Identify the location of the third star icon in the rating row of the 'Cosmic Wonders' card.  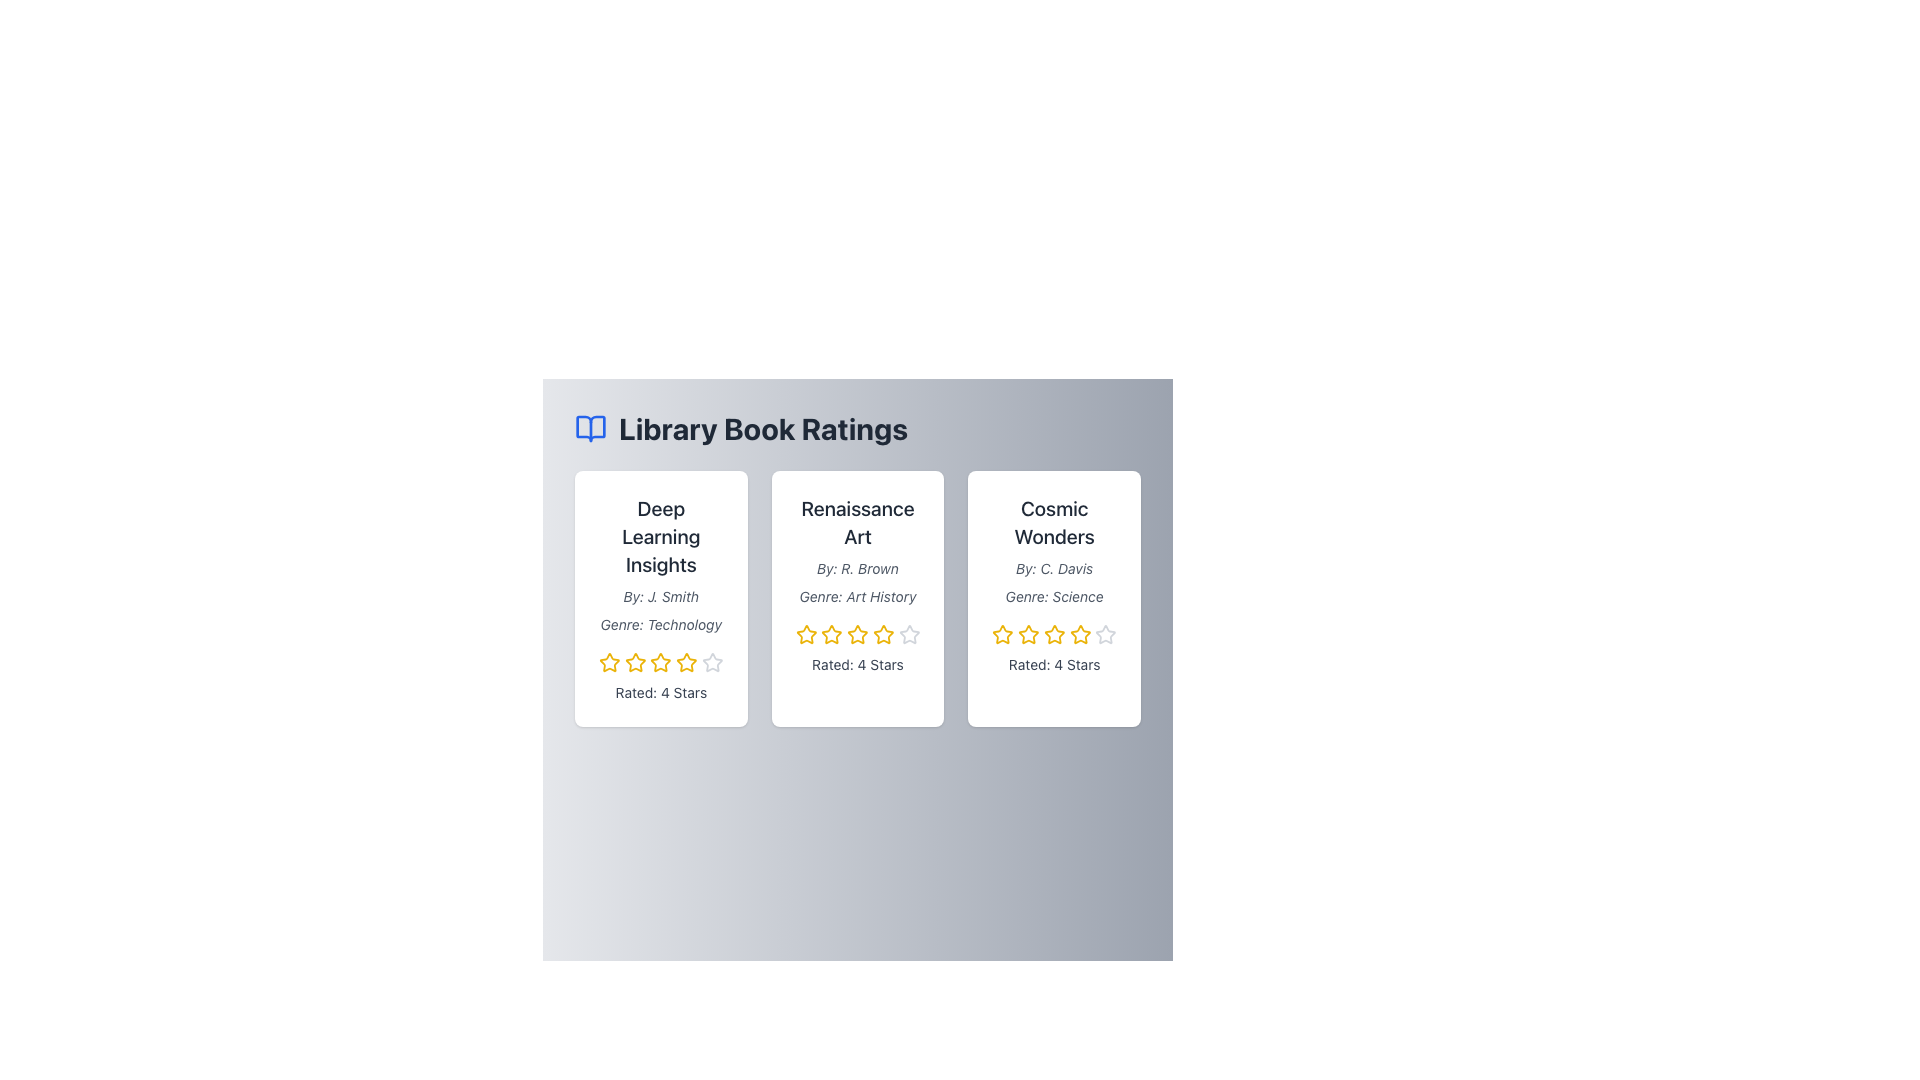
(1053, 634).